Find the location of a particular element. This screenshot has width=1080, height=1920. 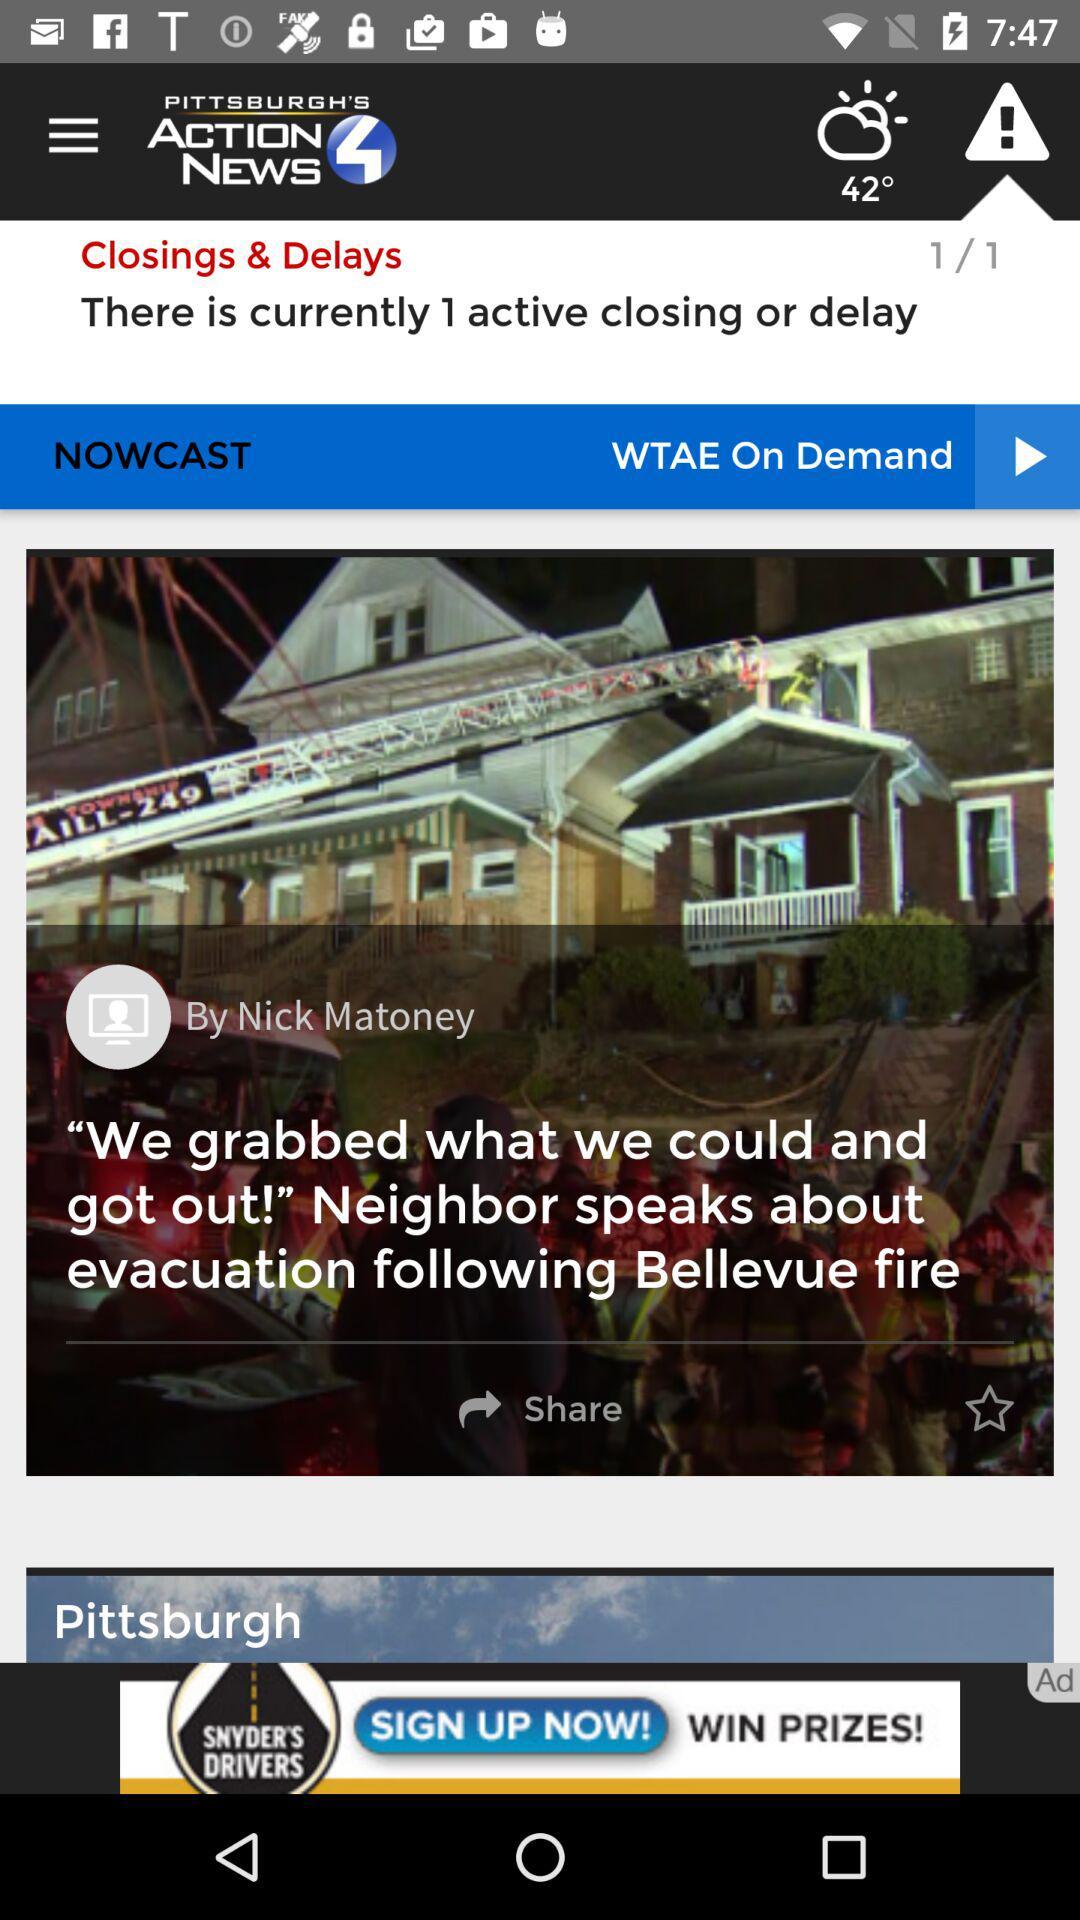

the menu icon is located at coordinates (72, 135).